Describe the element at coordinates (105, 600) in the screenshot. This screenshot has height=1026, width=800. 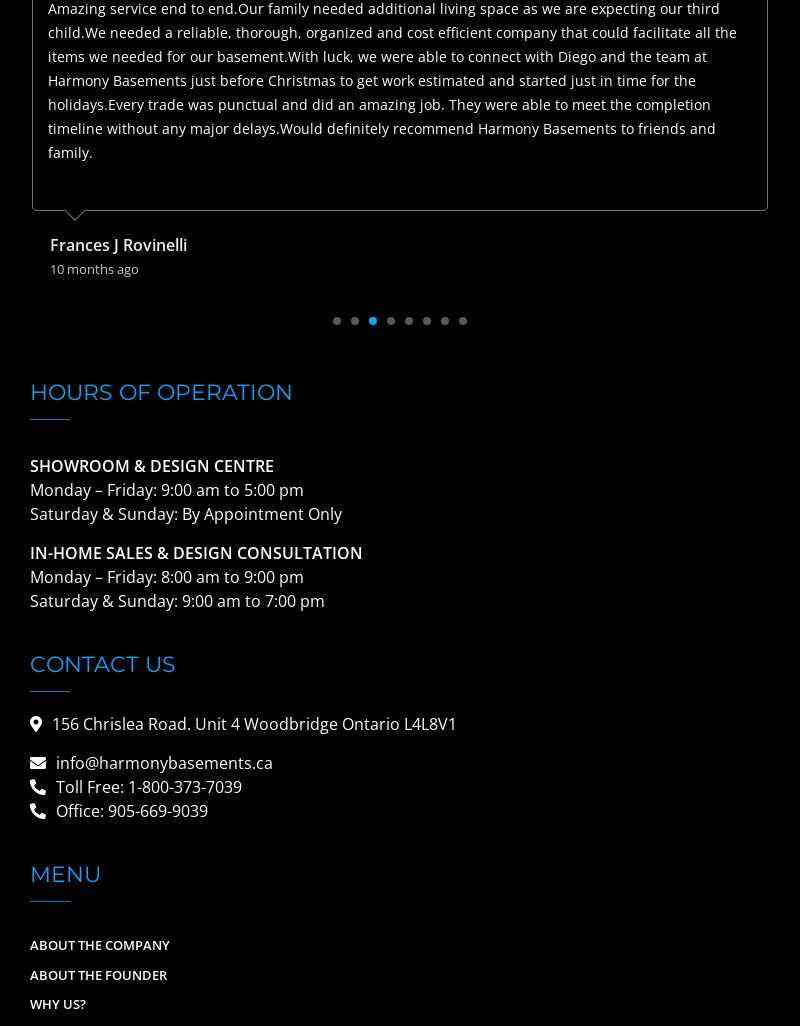
I see `'Saturday & Sunday:'` at that location.